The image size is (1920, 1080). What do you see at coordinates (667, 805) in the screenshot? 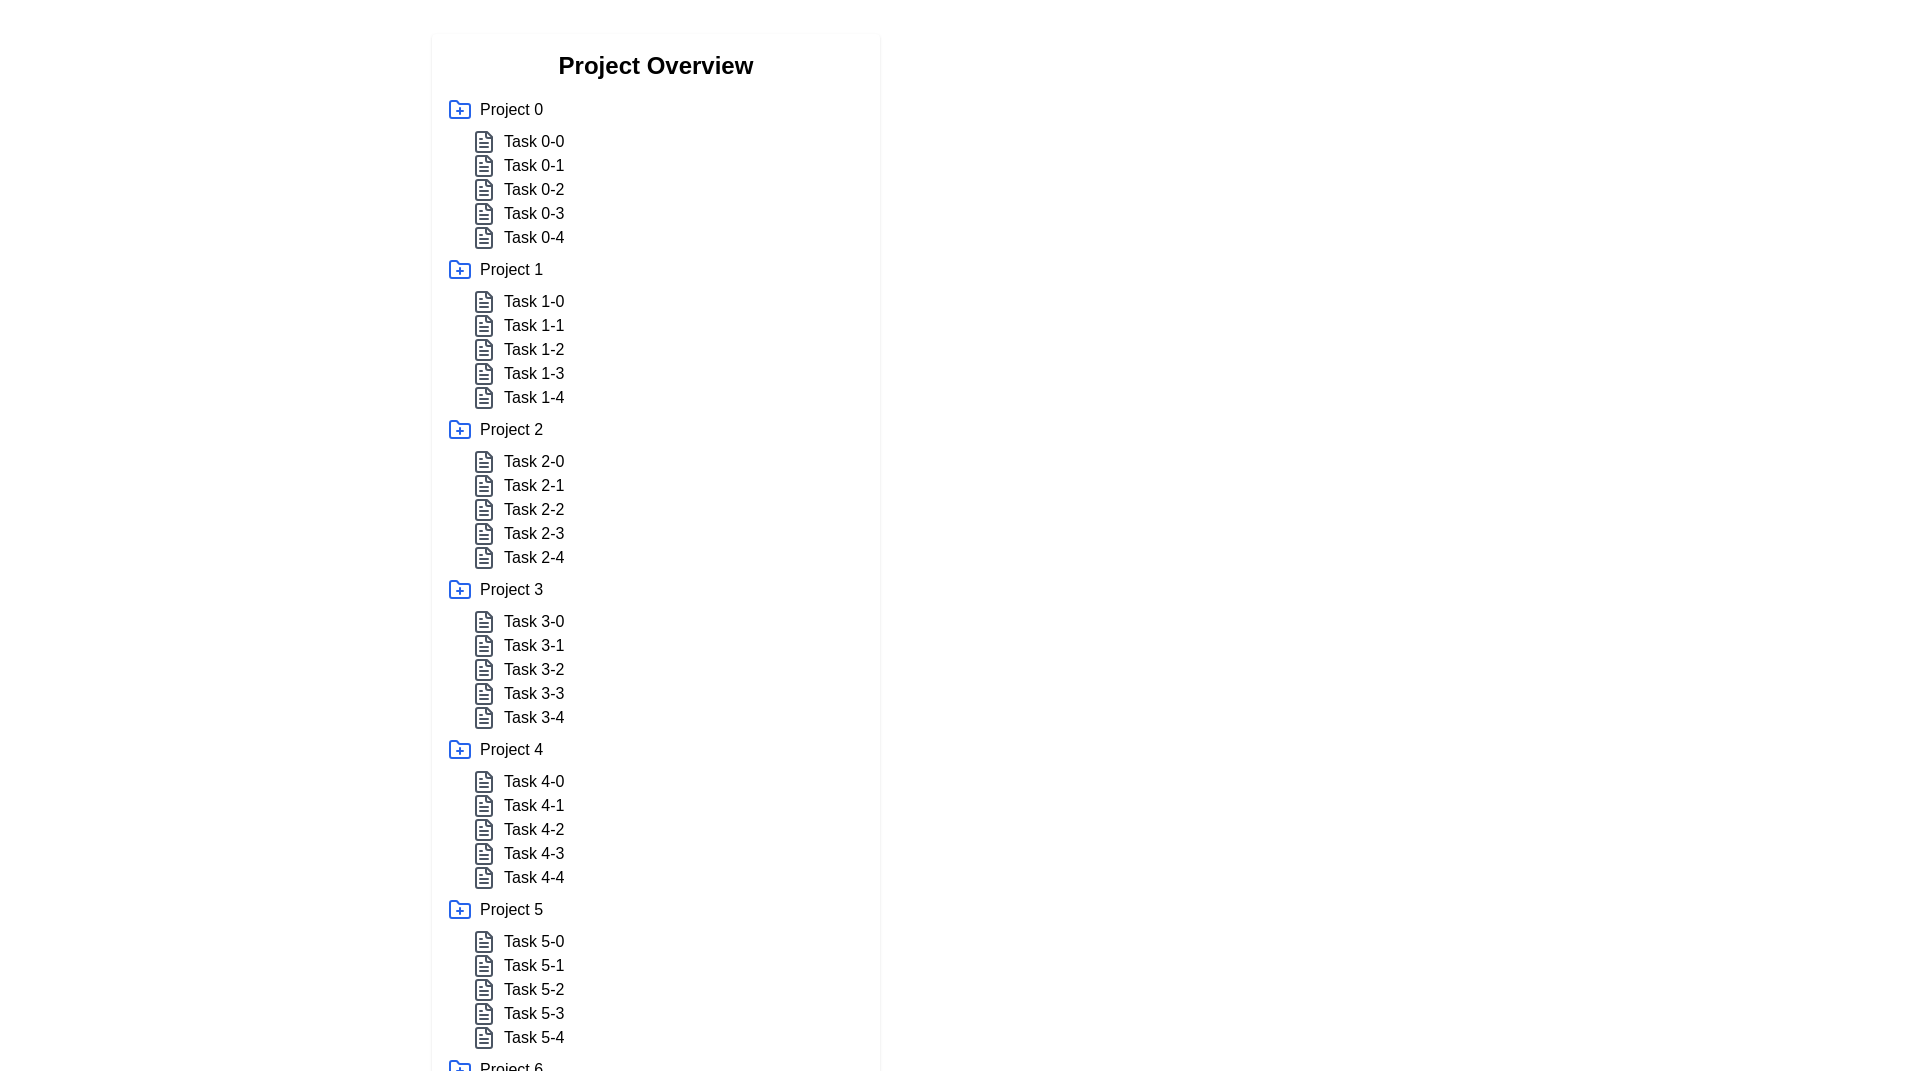
I see `the list item labeled 'Task 4-1', which is the second item in the 'Project 4' section` at bounding box center [667, 805].